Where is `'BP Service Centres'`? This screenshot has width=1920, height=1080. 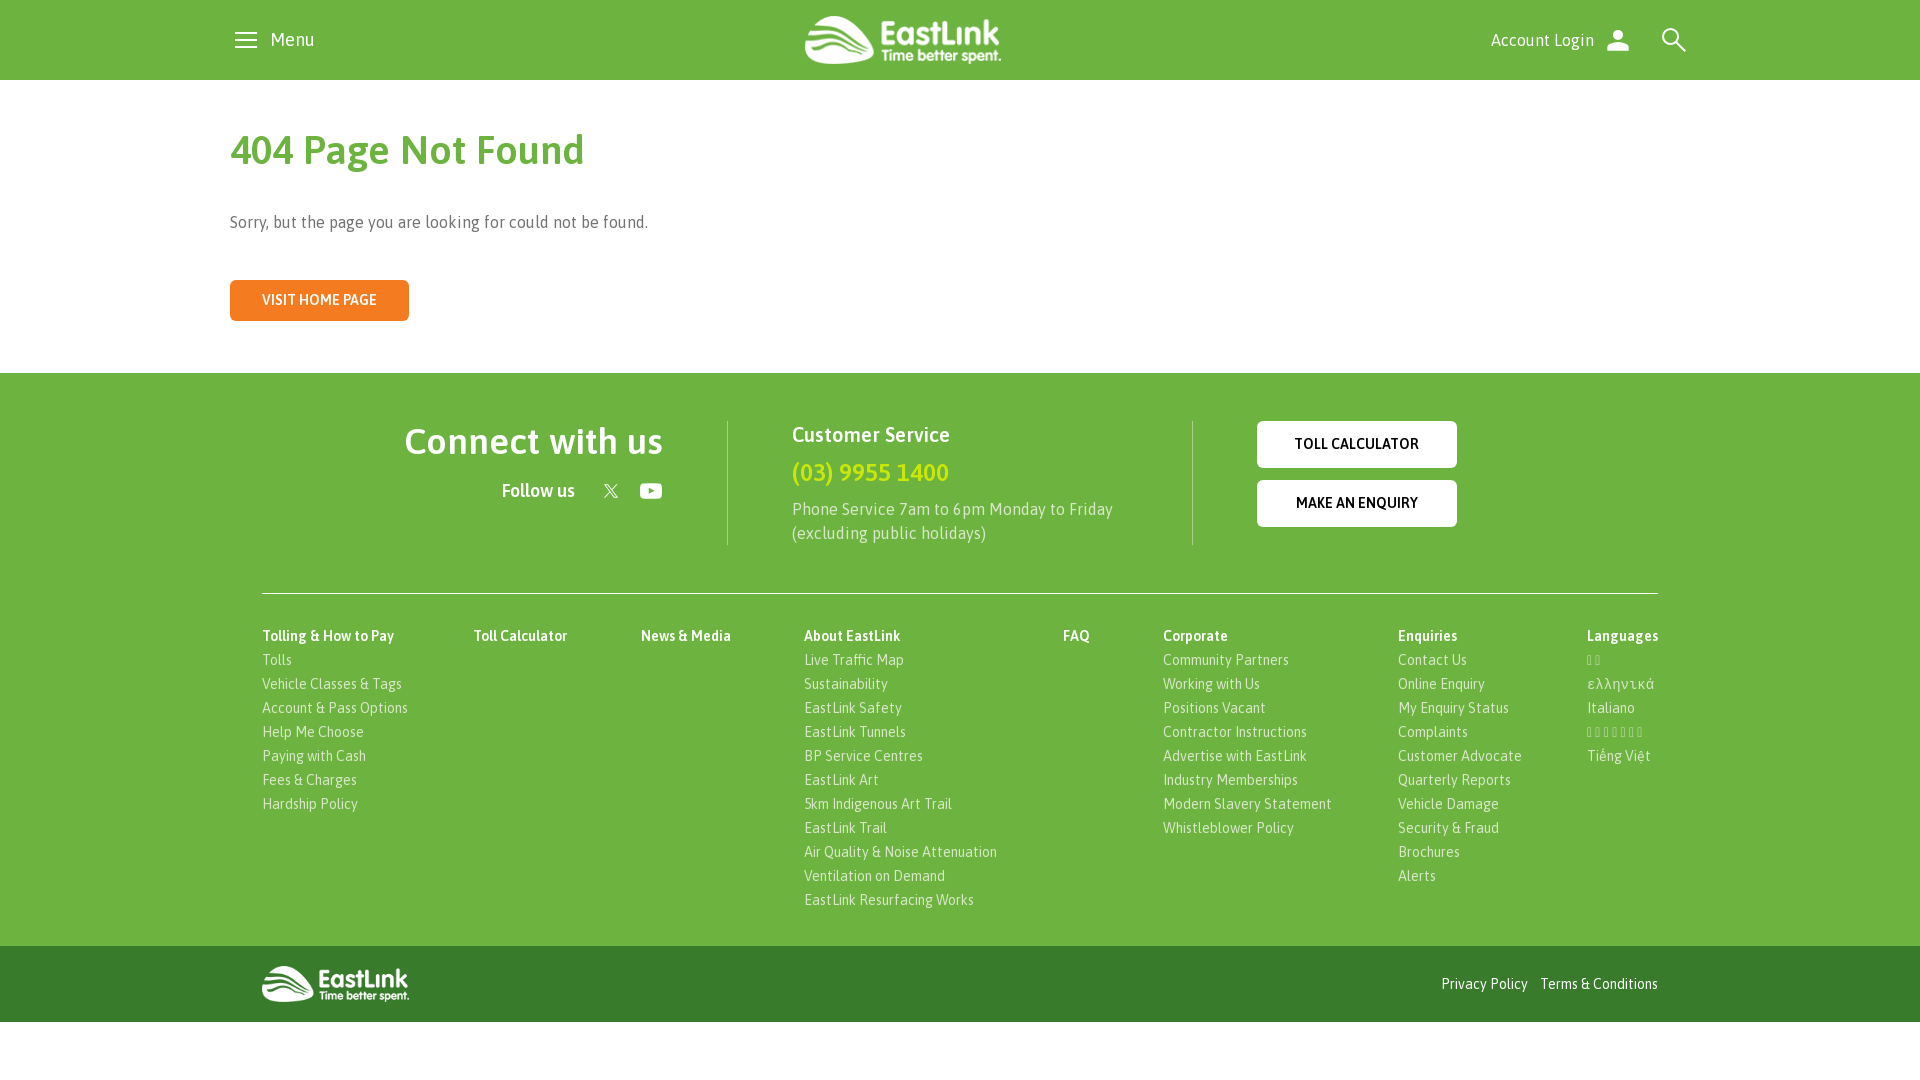
'BP Service Centres' is located at coordinates (871, 756).